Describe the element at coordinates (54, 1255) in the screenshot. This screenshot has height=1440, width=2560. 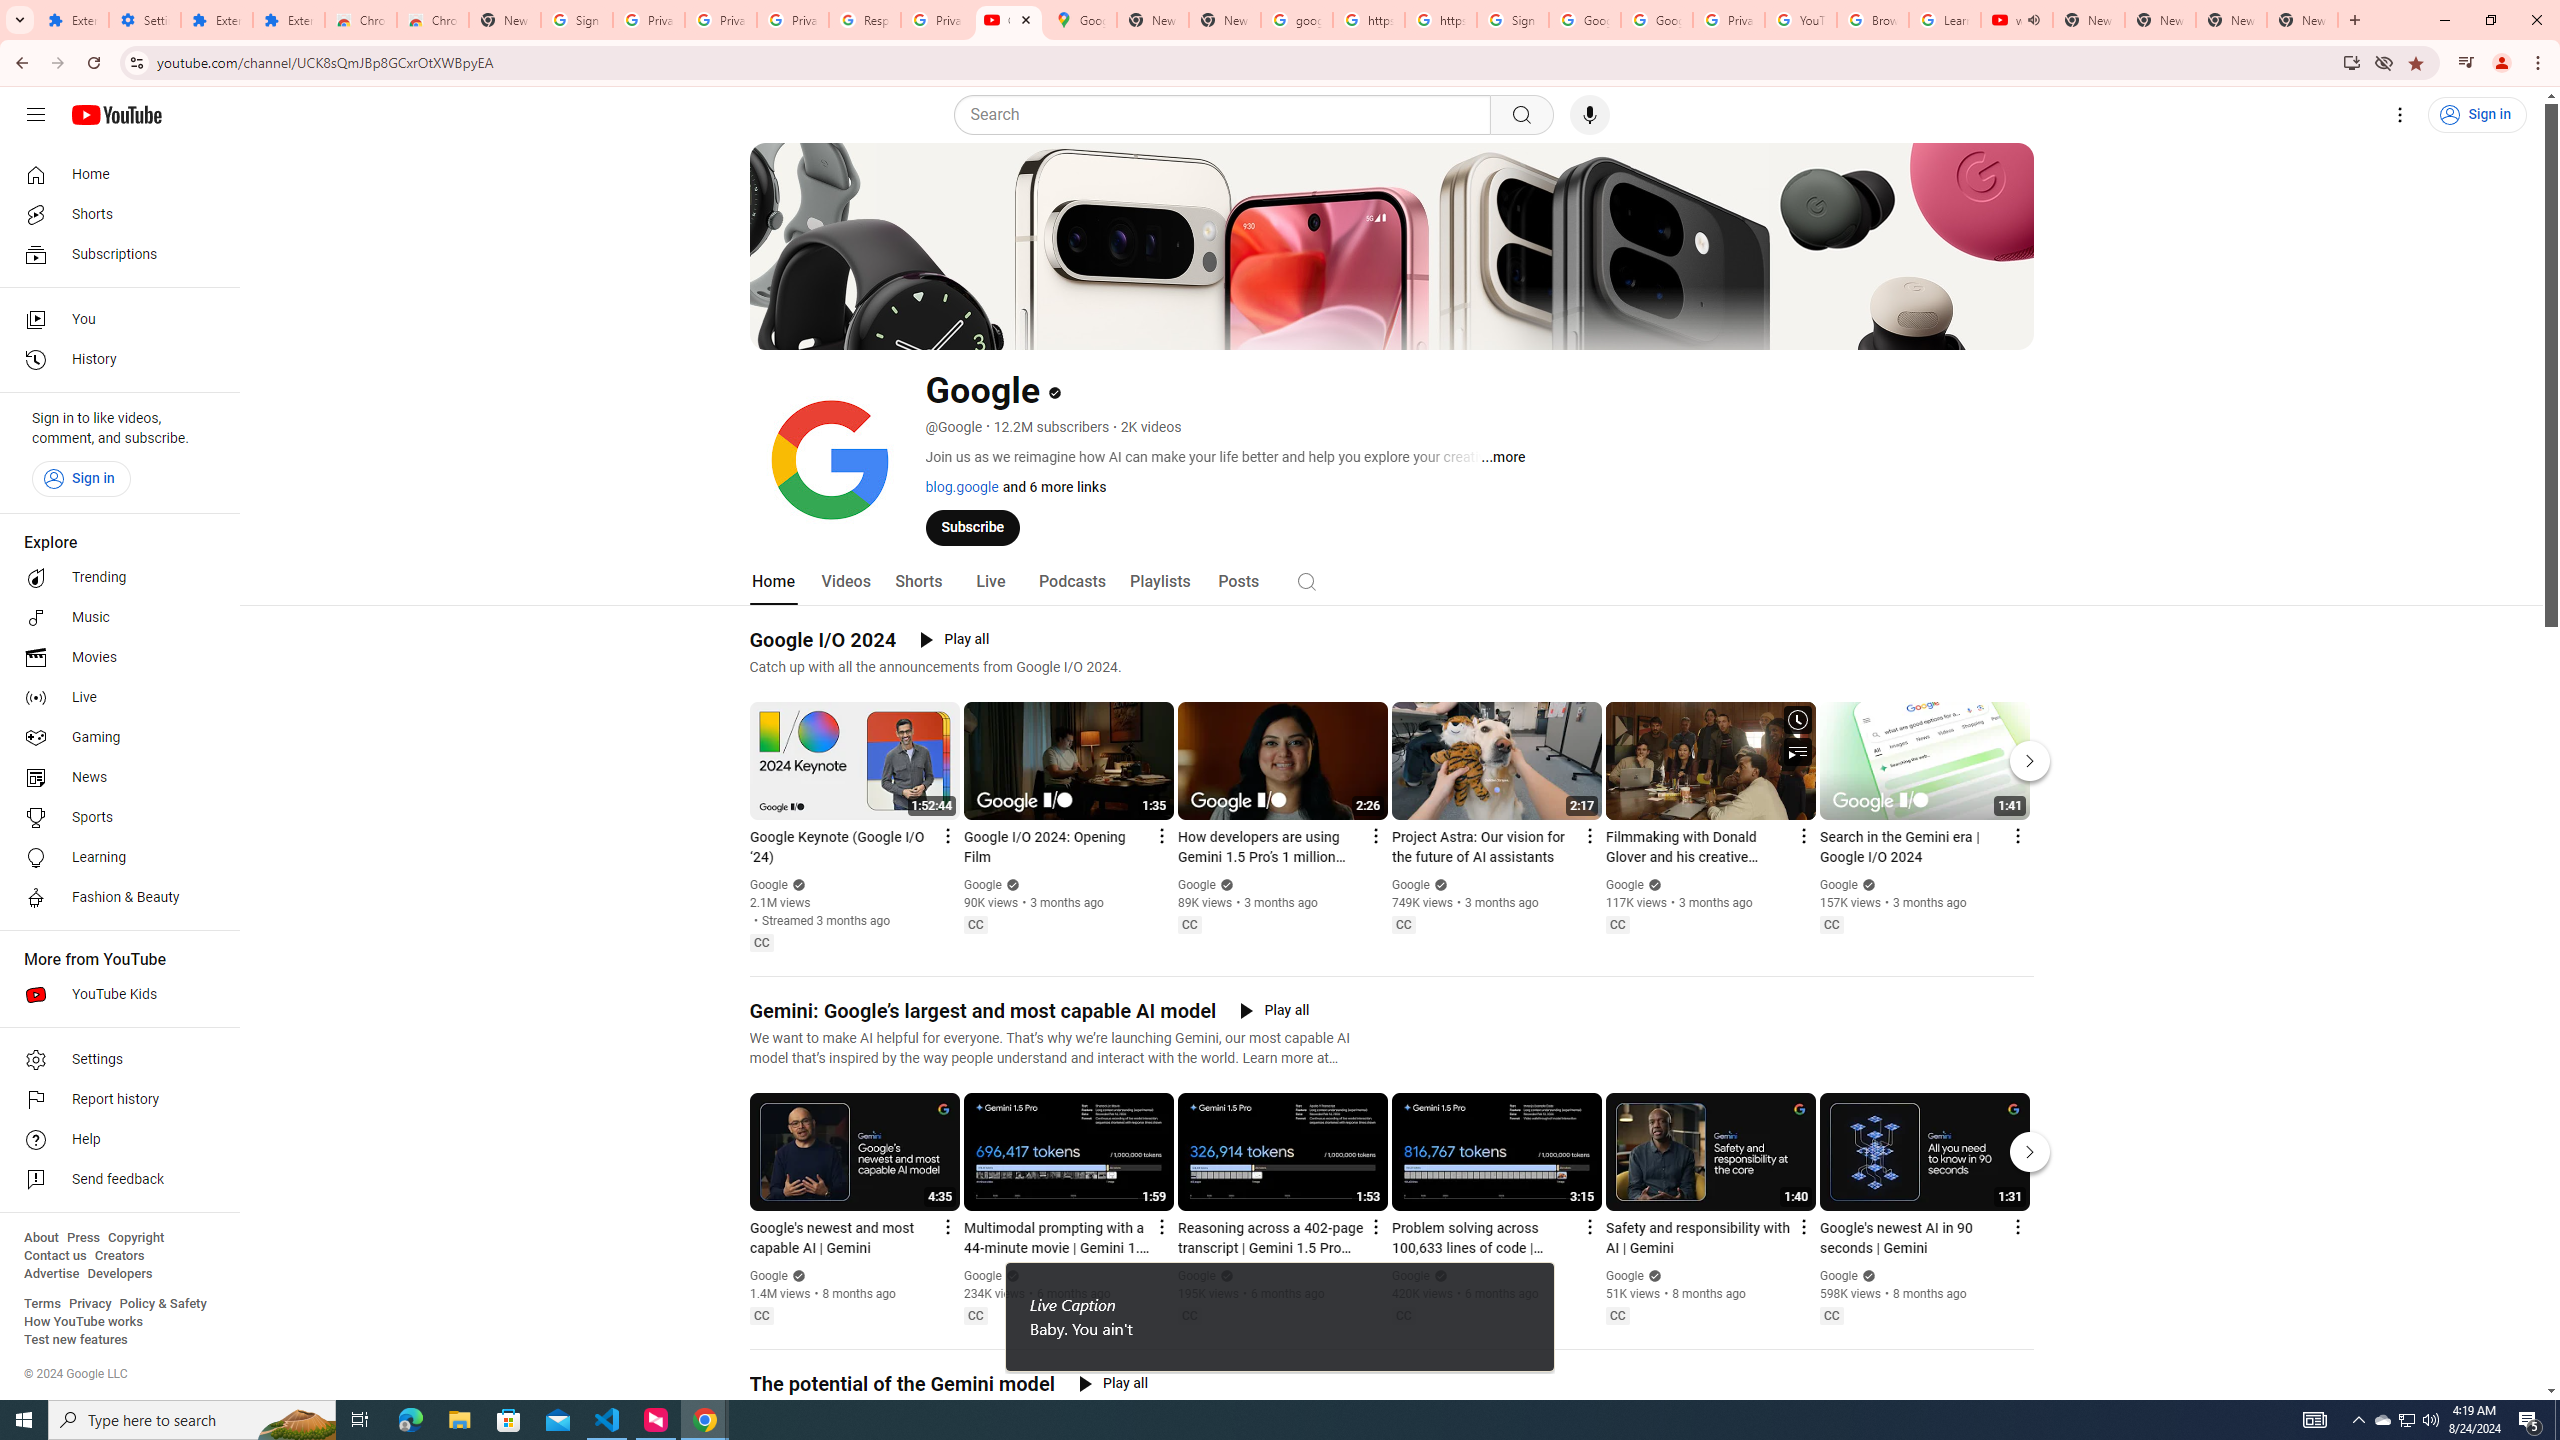
I see `'Contact us'` at that location.